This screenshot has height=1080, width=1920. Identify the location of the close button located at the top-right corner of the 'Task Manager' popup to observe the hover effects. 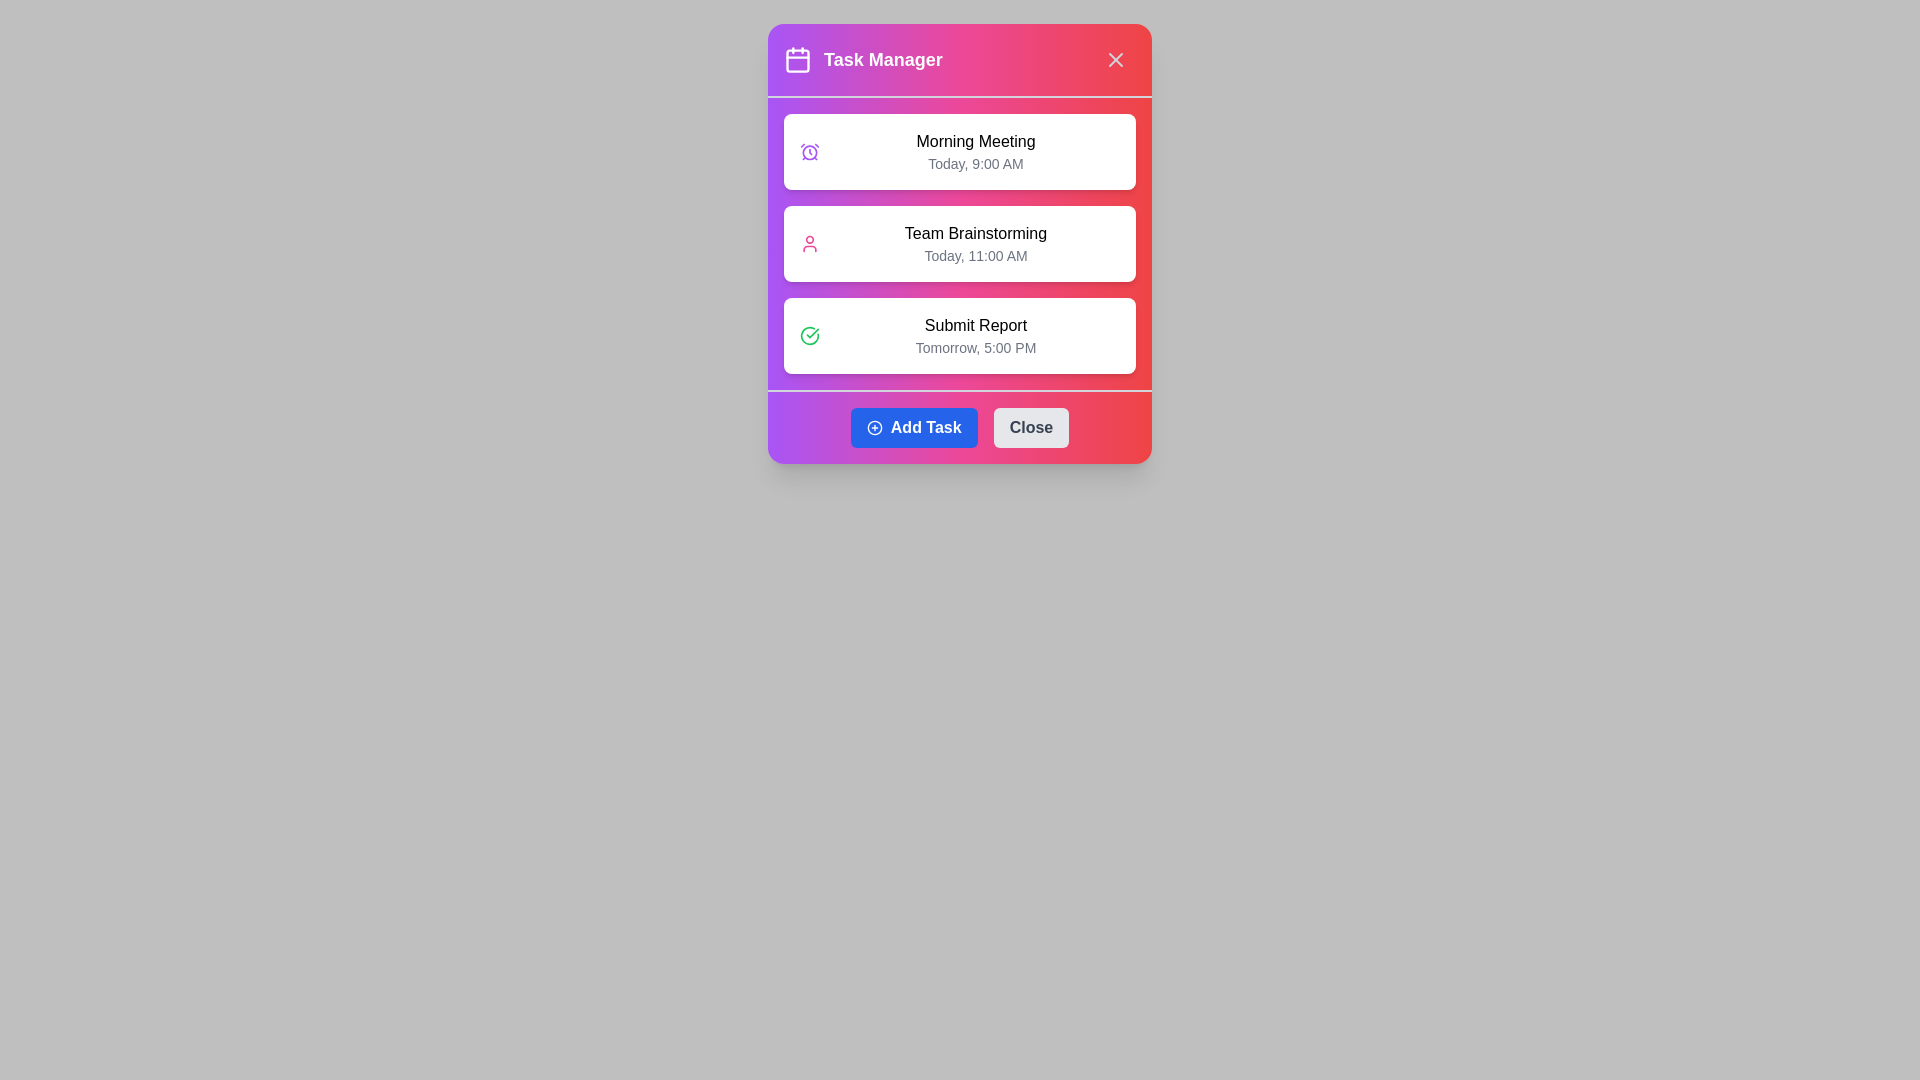
(1115, 59).